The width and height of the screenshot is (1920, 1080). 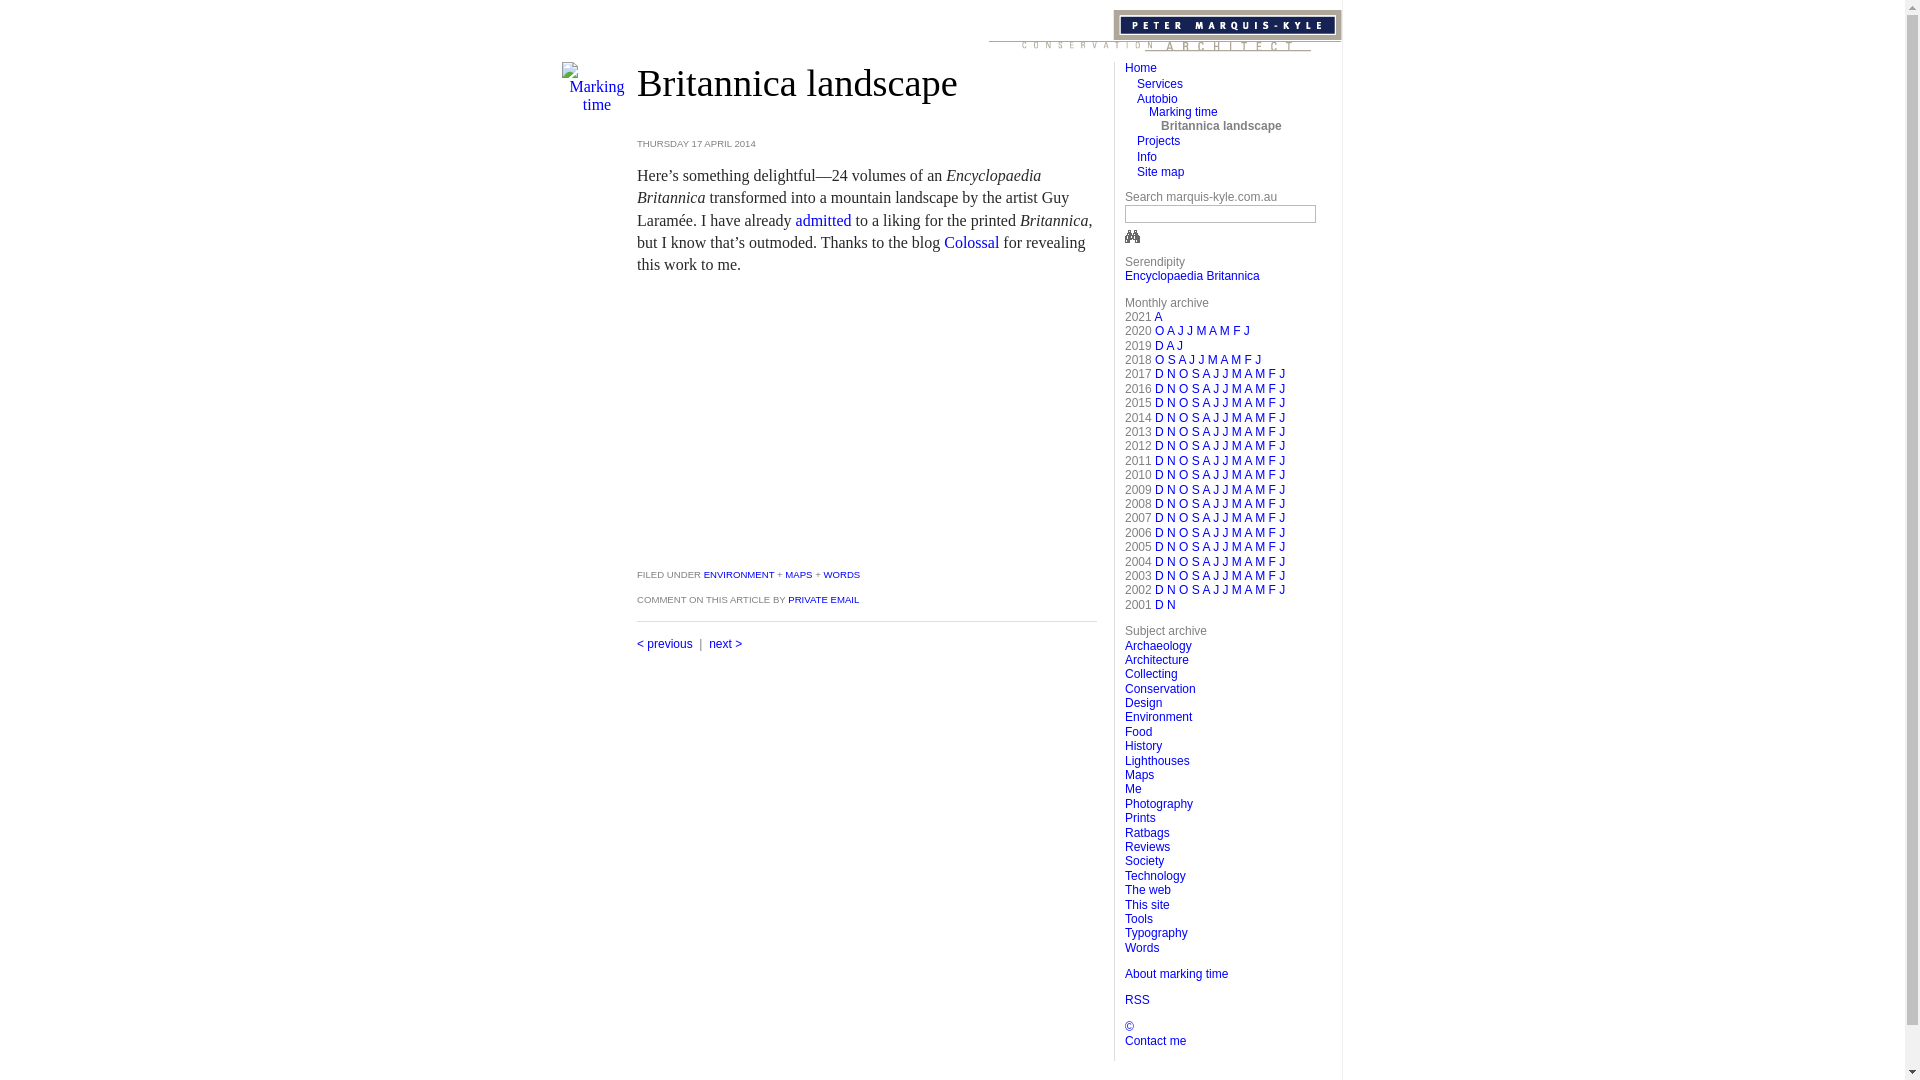 What do you see at coordinates (1160, 83) in the screenshot?
I see `'Services'` at bounding box center [1160, 83].